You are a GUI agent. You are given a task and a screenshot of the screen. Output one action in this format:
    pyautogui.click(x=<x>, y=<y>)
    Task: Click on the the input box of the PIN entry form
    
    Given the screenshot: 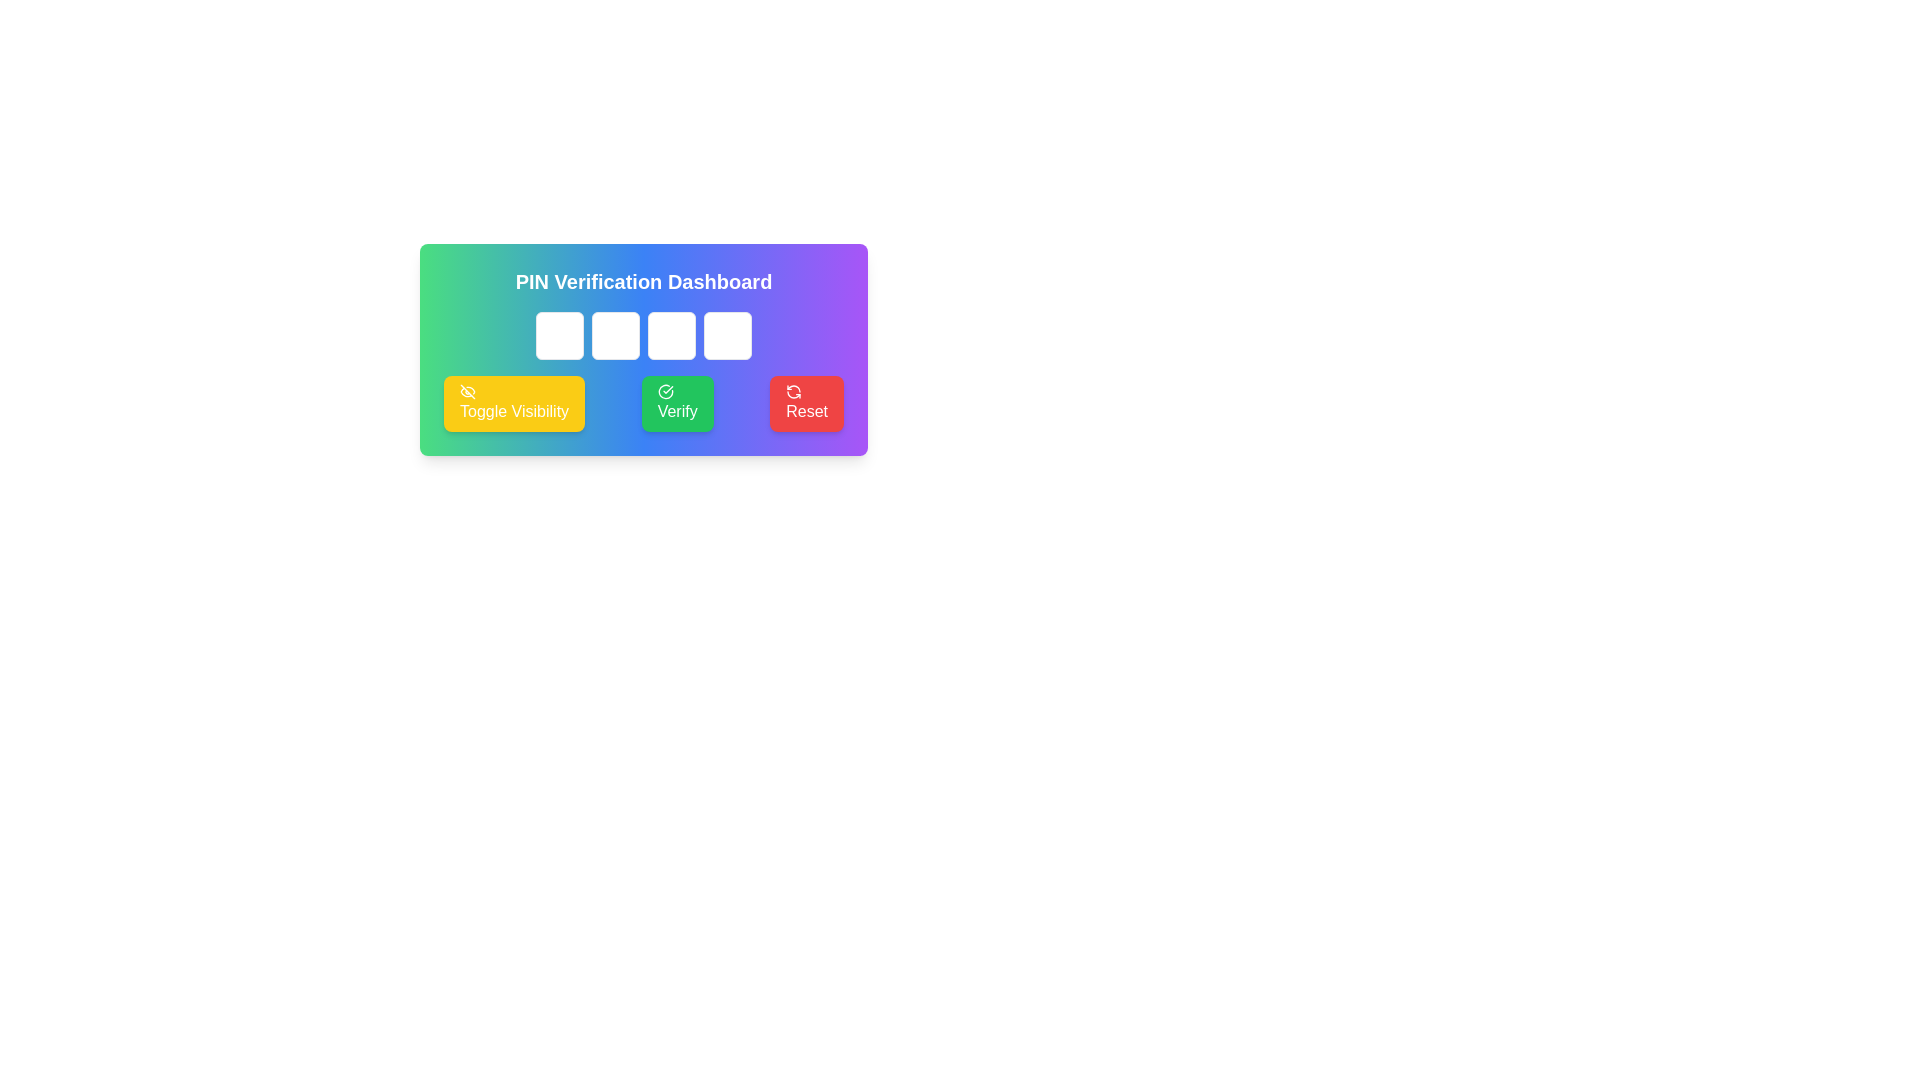 What is the action you would take?
    pyautogui.click(x=643, y=349)
    